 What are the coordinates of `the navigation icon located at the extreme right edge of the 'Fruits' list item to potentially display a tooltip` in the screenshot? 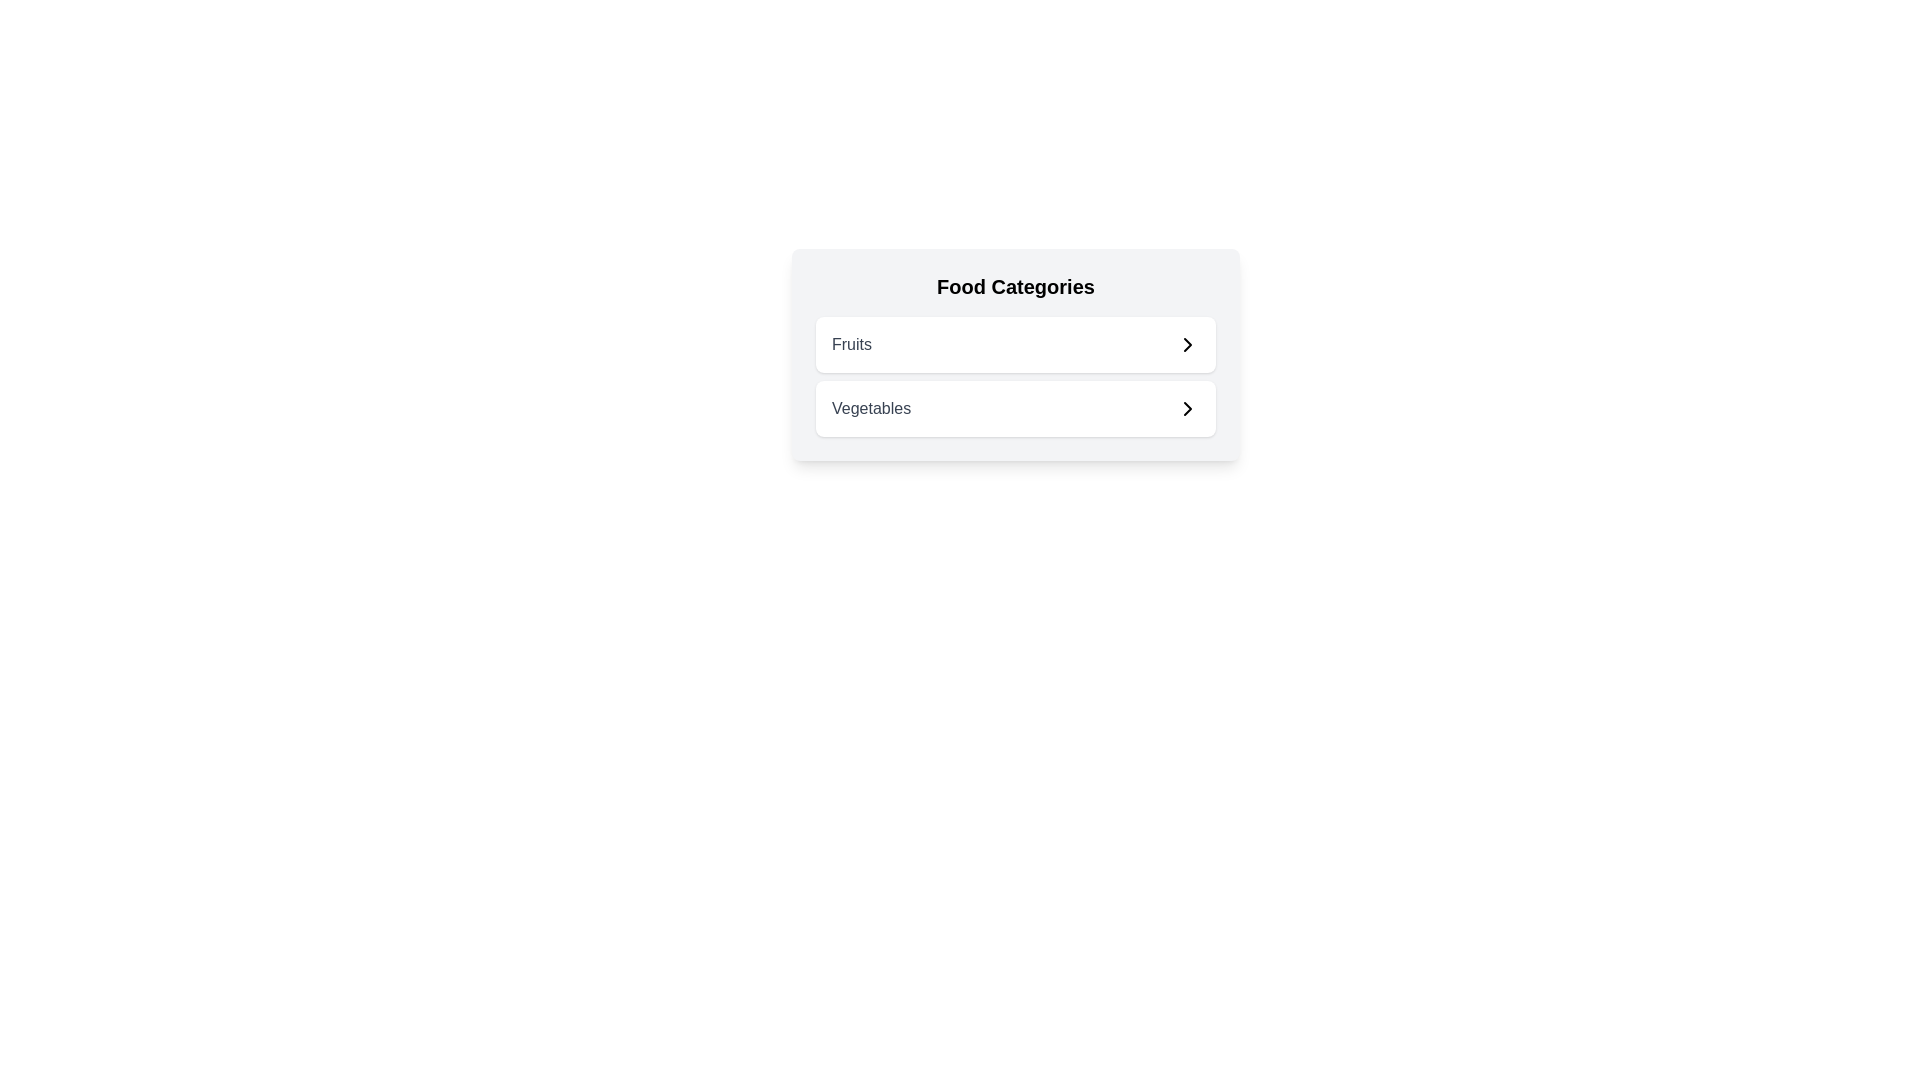 It's located at (1188, 343).